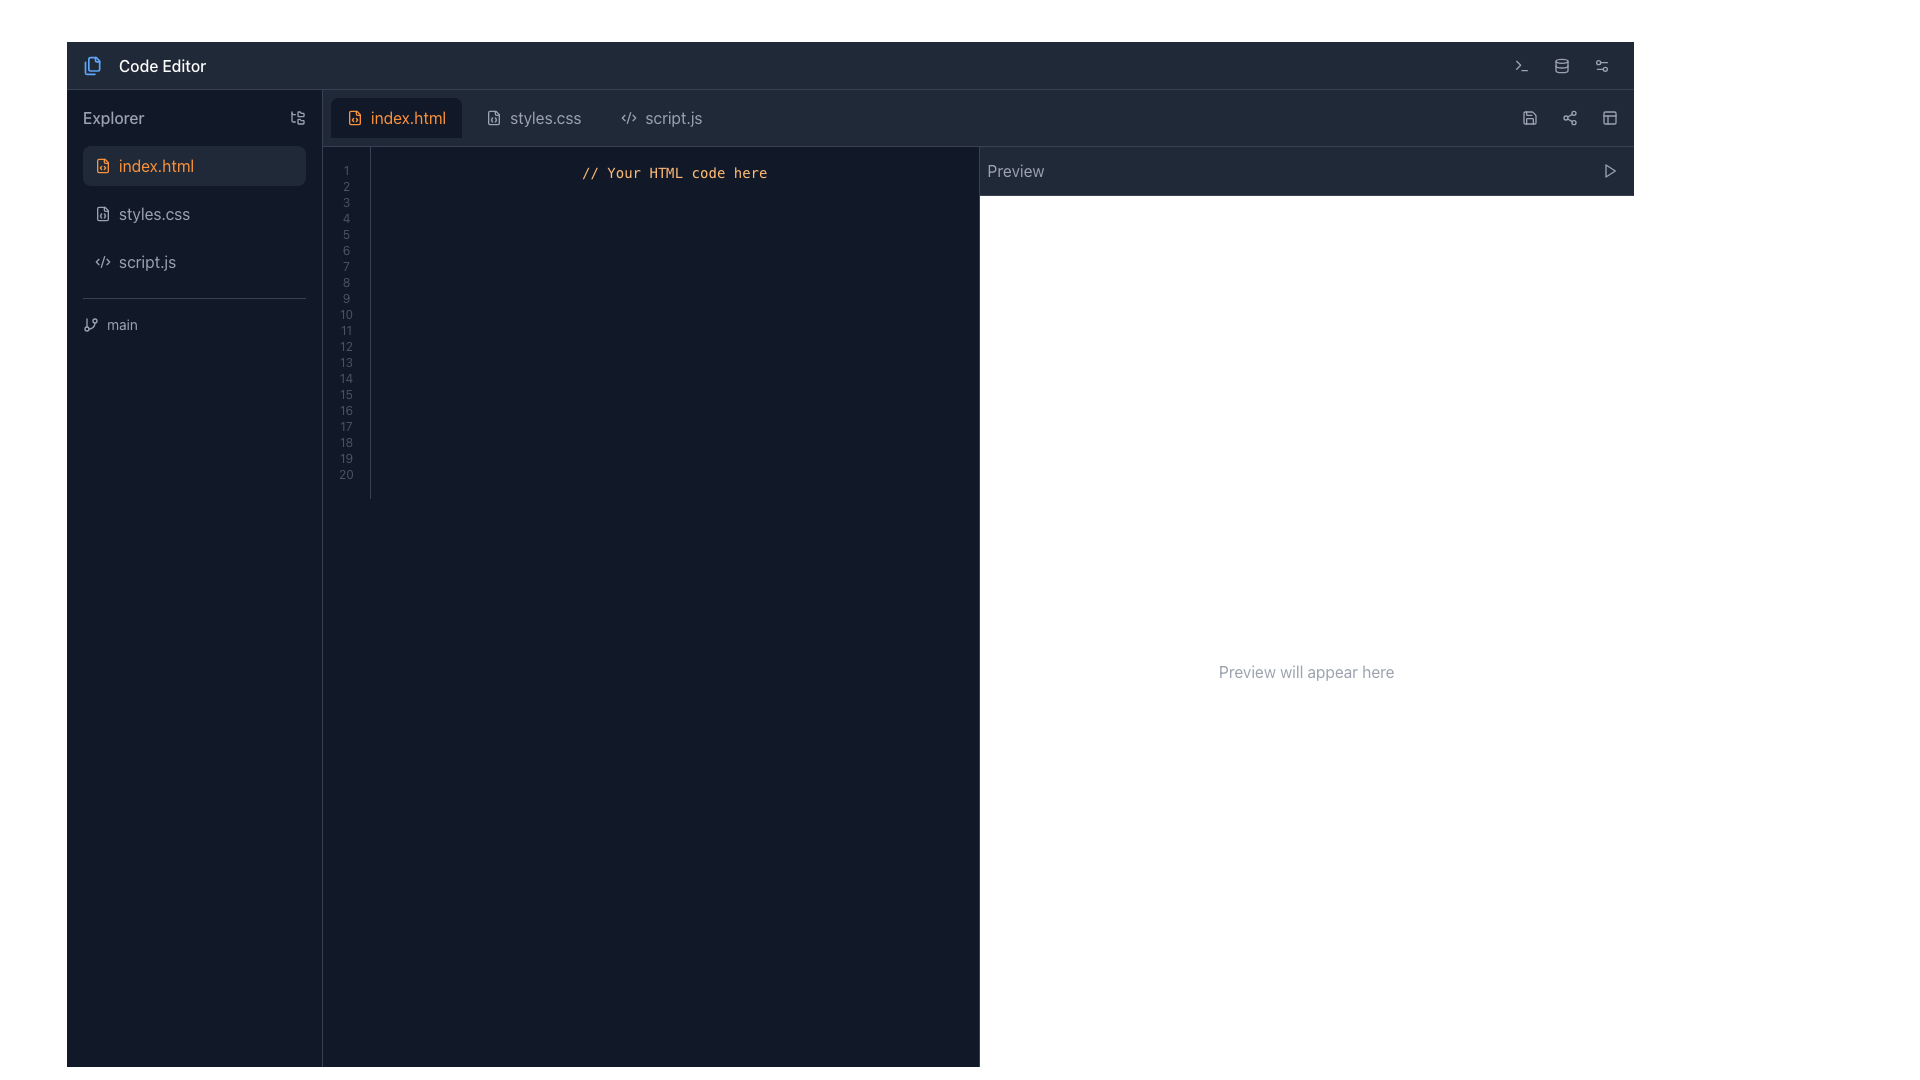 This screenshot has height=1080, width=1920. Describe the element at coordinates (346, 315) in the screenshot. I see `the line number indicator, which is the 10th entry in a vertical list of numbers used for referencing lines in a text editor` at that location.